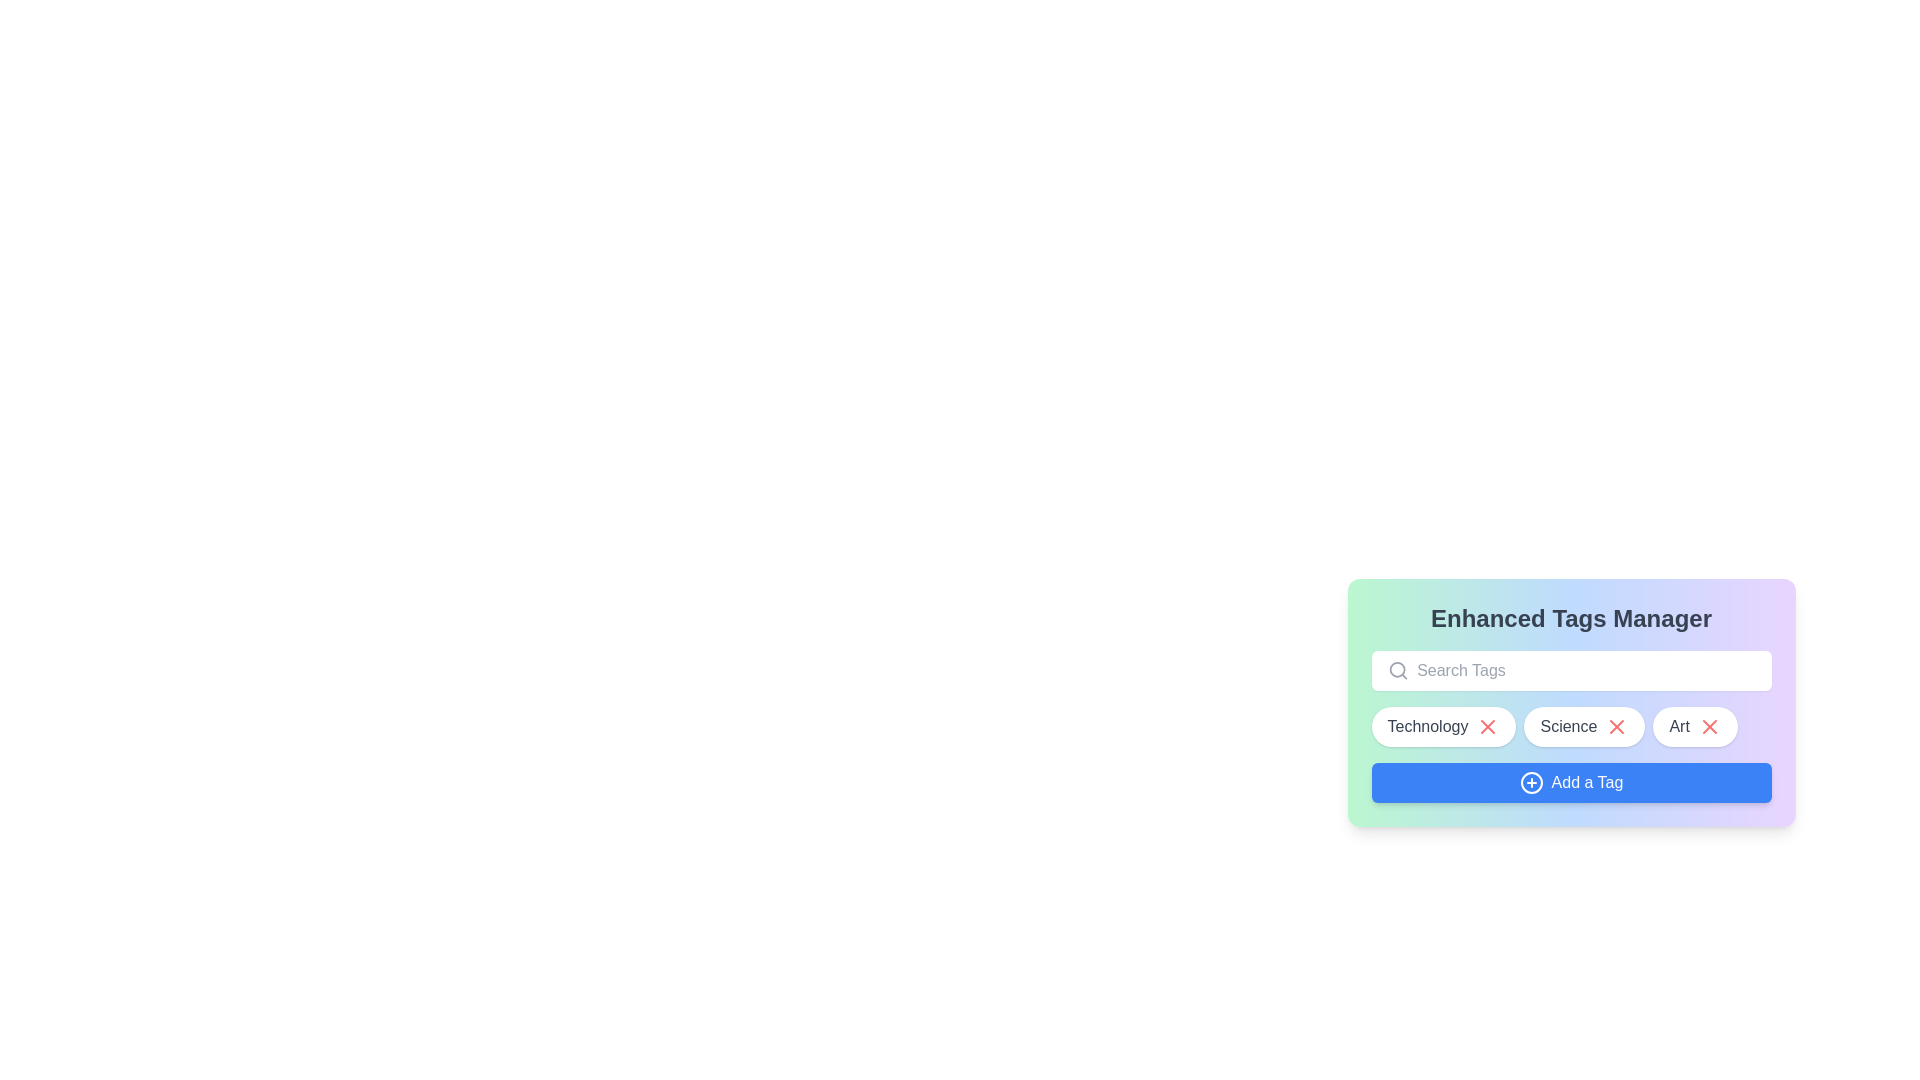 This screenshot has width=1920, height=1080. What do you see at coordinates (1570, 782) in the screenshot?
I see `'Add a Tag' button to add a new tag` at bounding box center [1570, 782].